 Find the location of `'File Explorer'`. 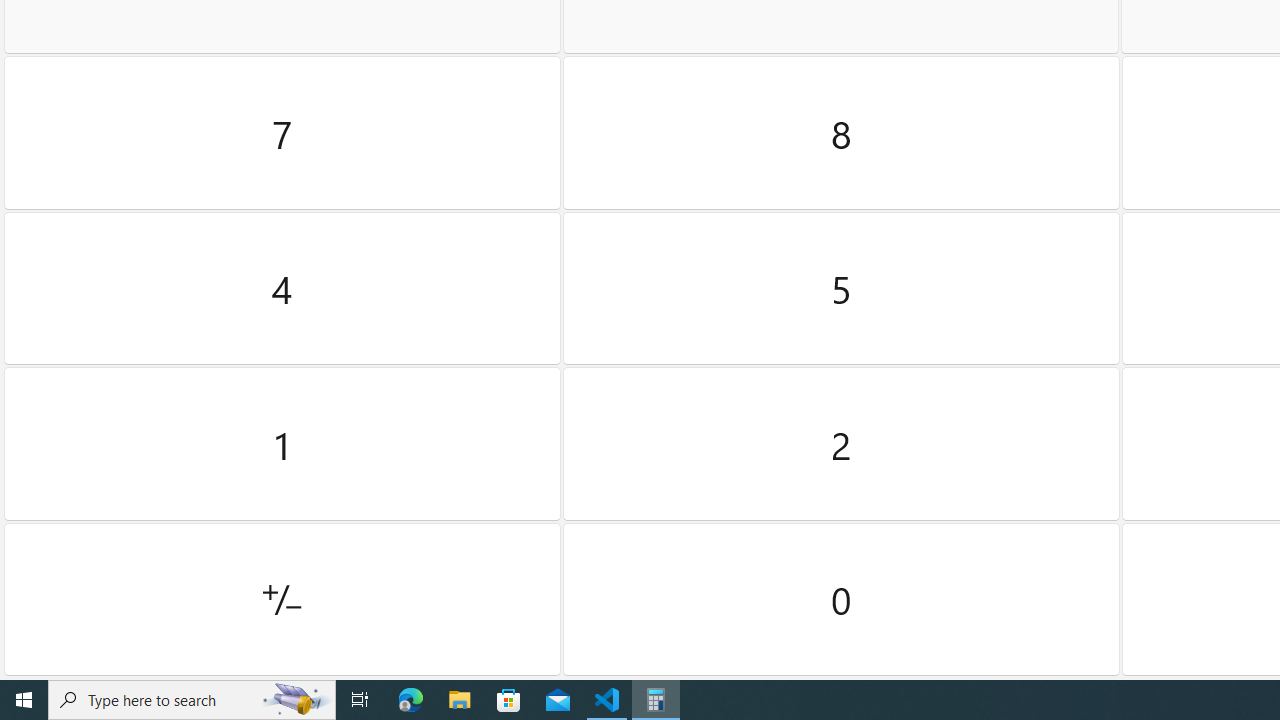

'File Explorer' is located at coordinates (459, 698).